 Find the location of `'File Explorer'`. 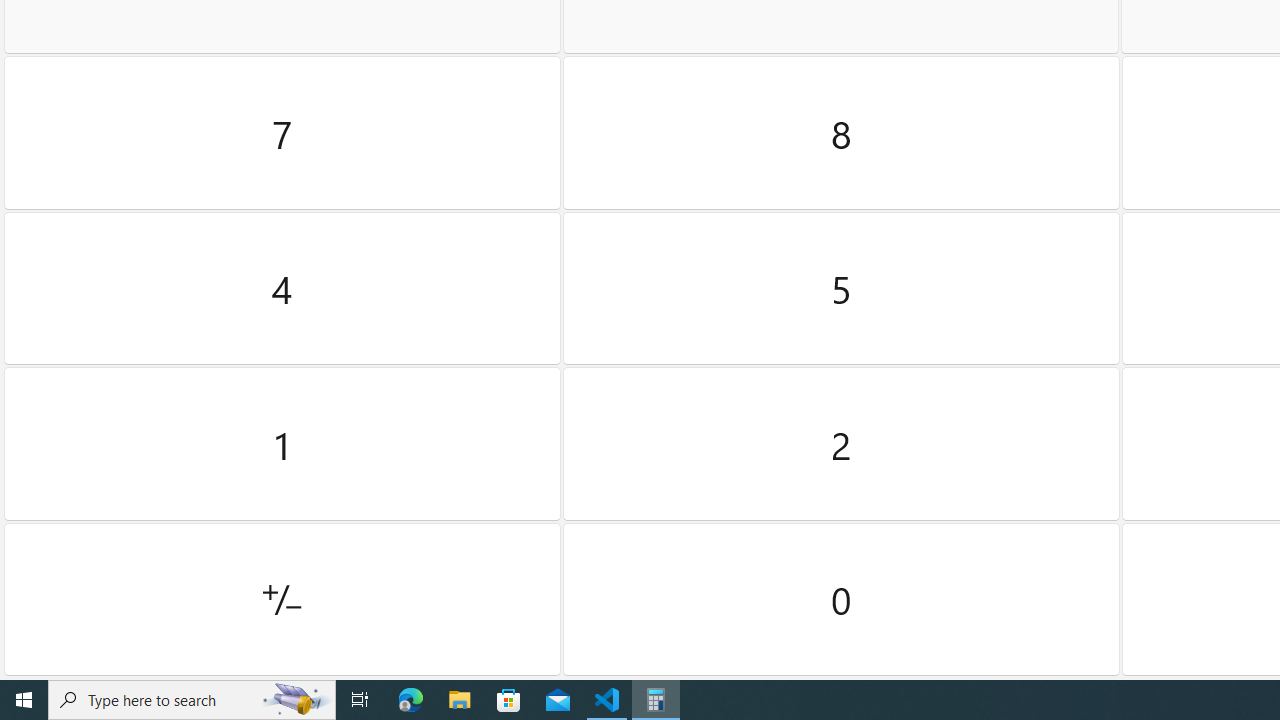

'File Explorer' is located at coordinates (459, 698).